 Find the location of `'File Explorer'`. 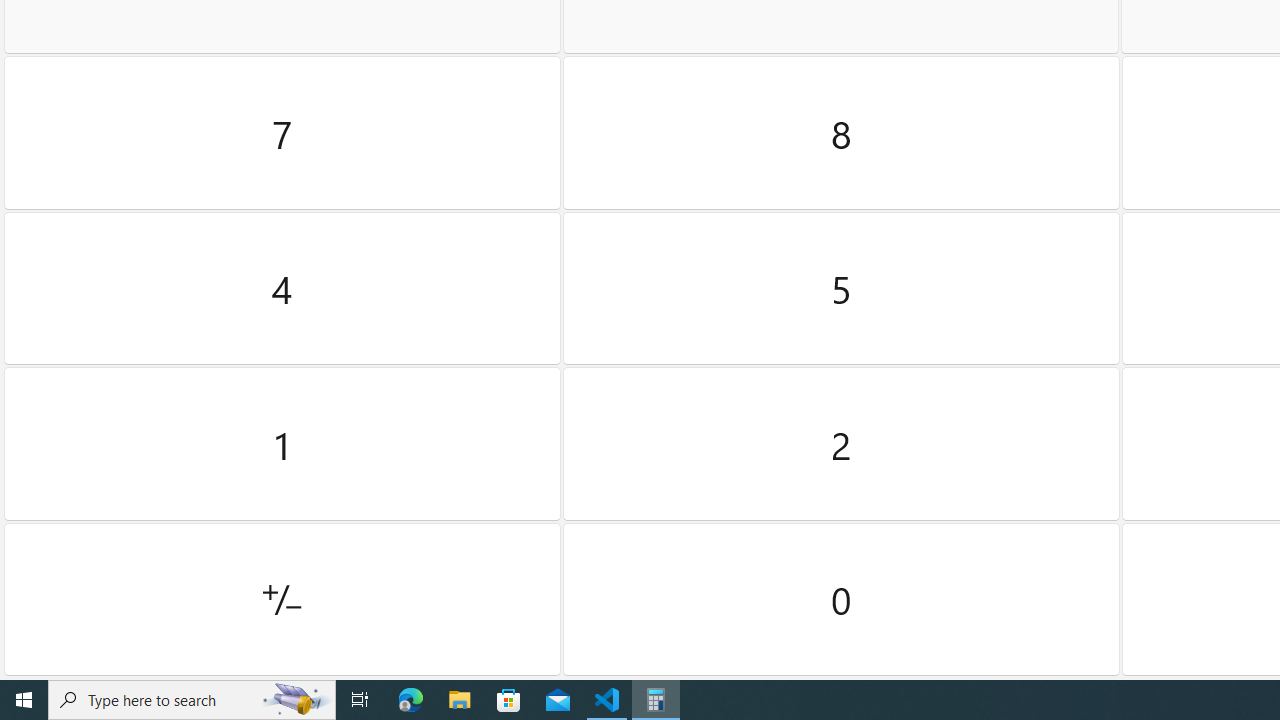

'File Explorer' is located at coordinates (459, 698).